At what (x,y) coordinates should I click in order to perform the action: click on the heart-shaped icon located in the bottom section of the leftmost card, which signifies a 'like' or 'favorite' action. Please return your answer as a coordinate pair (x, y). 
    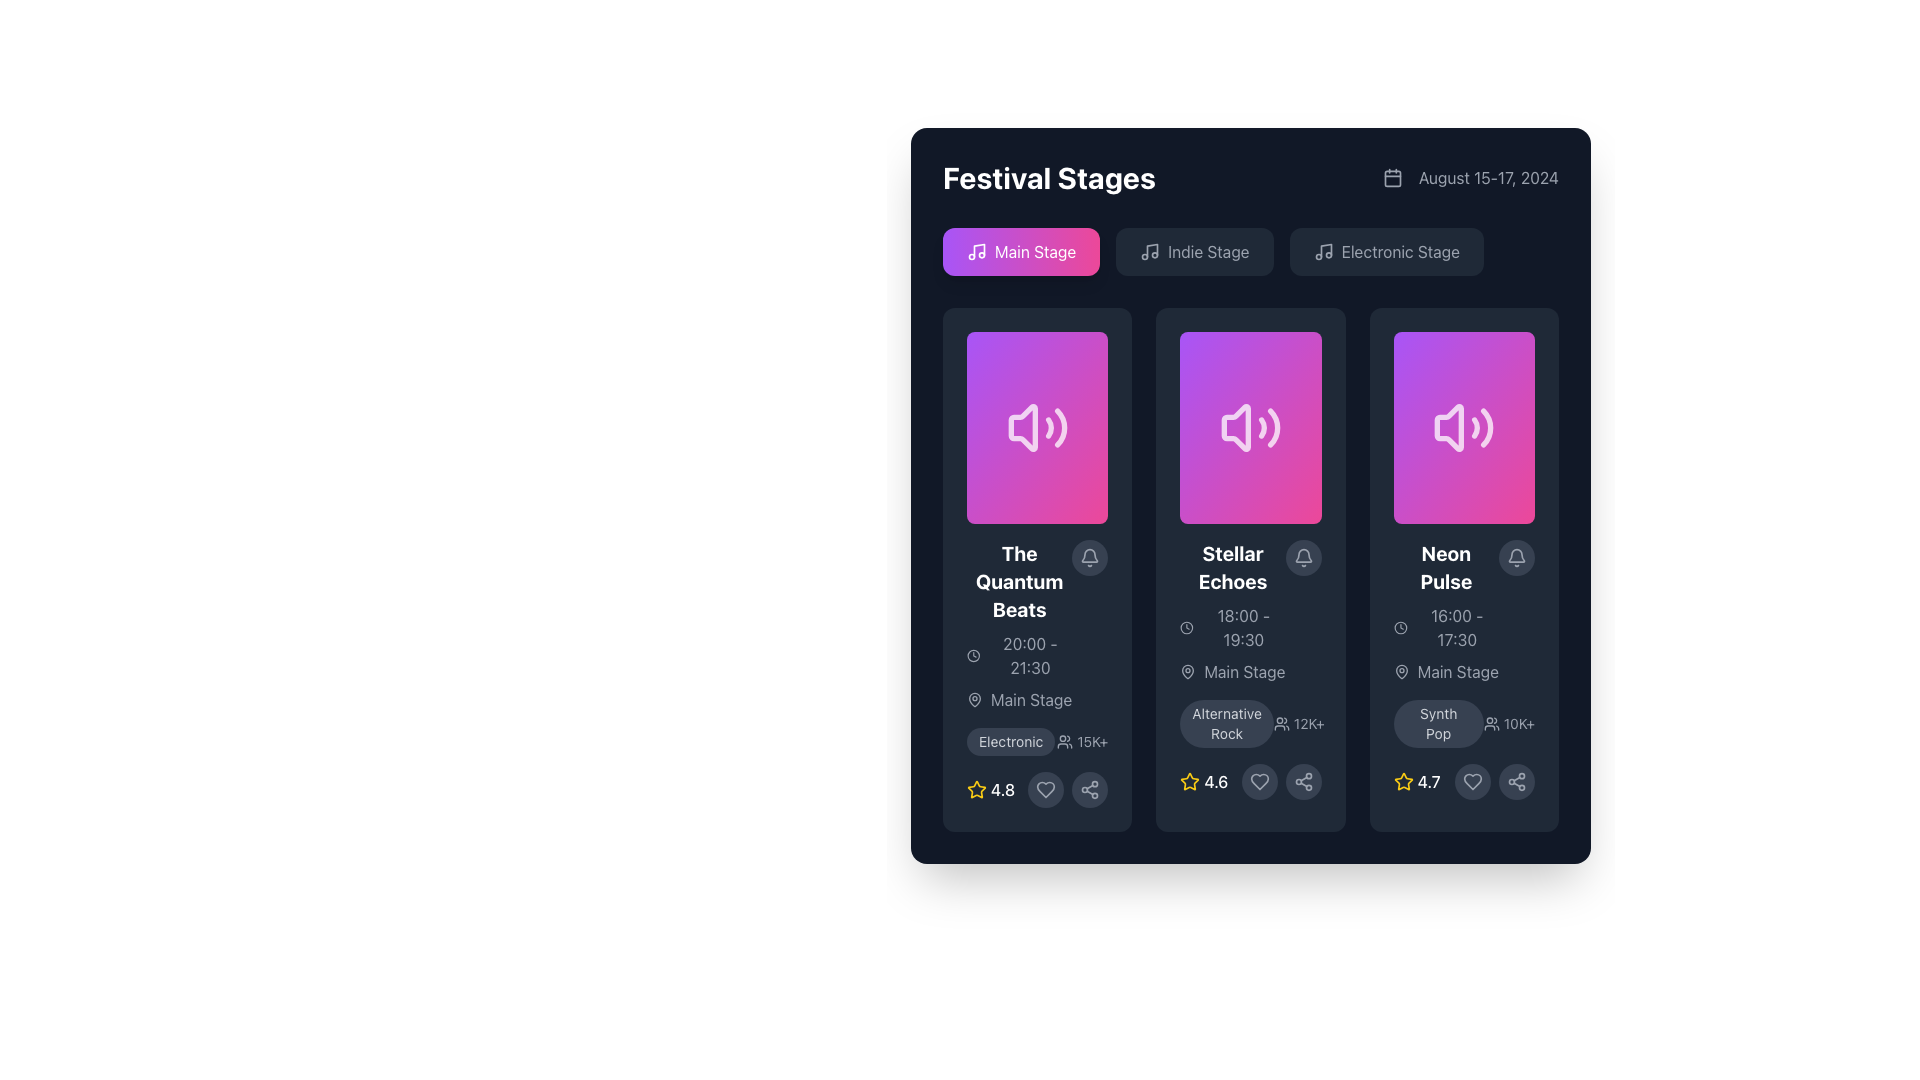
    Looking at the image, I should click on (1045, 789).